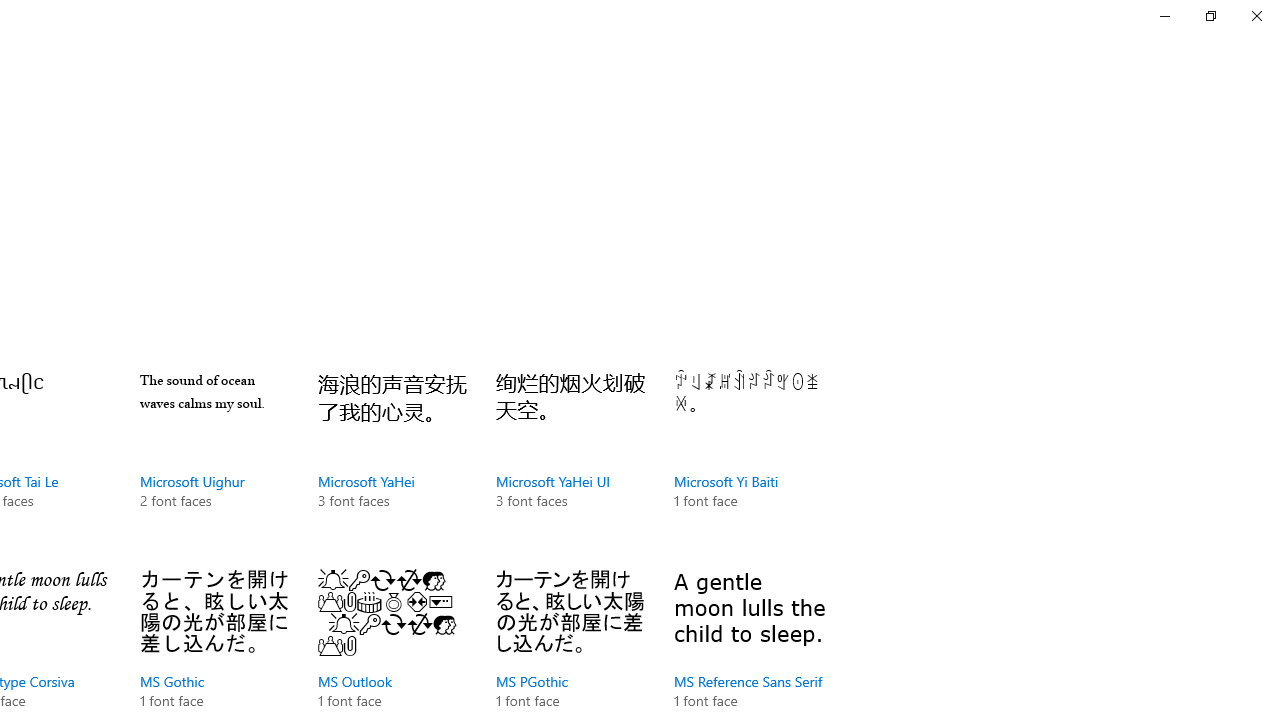  Describe the element at coordinates (569, 460) in the screenshot. I see `'Microsoft YaHei UI, 3 font faces'` at that location.